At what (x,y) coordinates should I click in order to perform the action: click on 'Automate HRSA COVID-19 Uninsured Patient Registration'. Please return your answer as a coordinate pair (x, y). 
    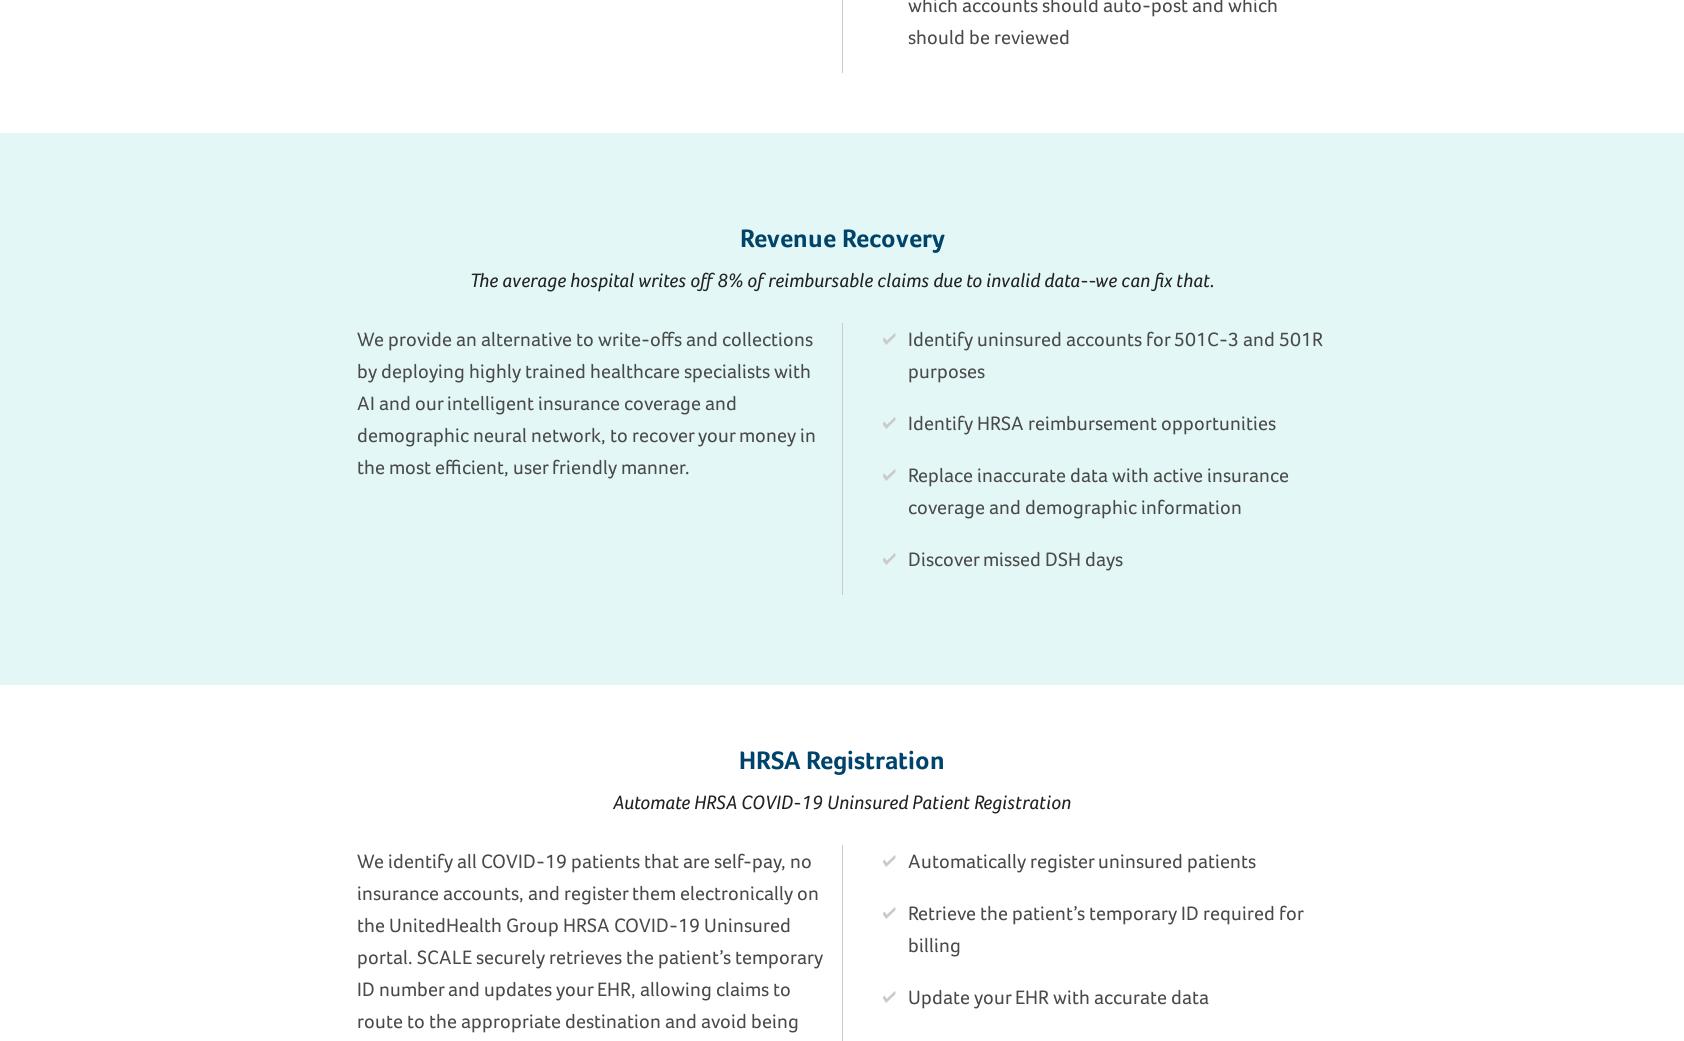
    Looking at the image, I should click on (842, 801).